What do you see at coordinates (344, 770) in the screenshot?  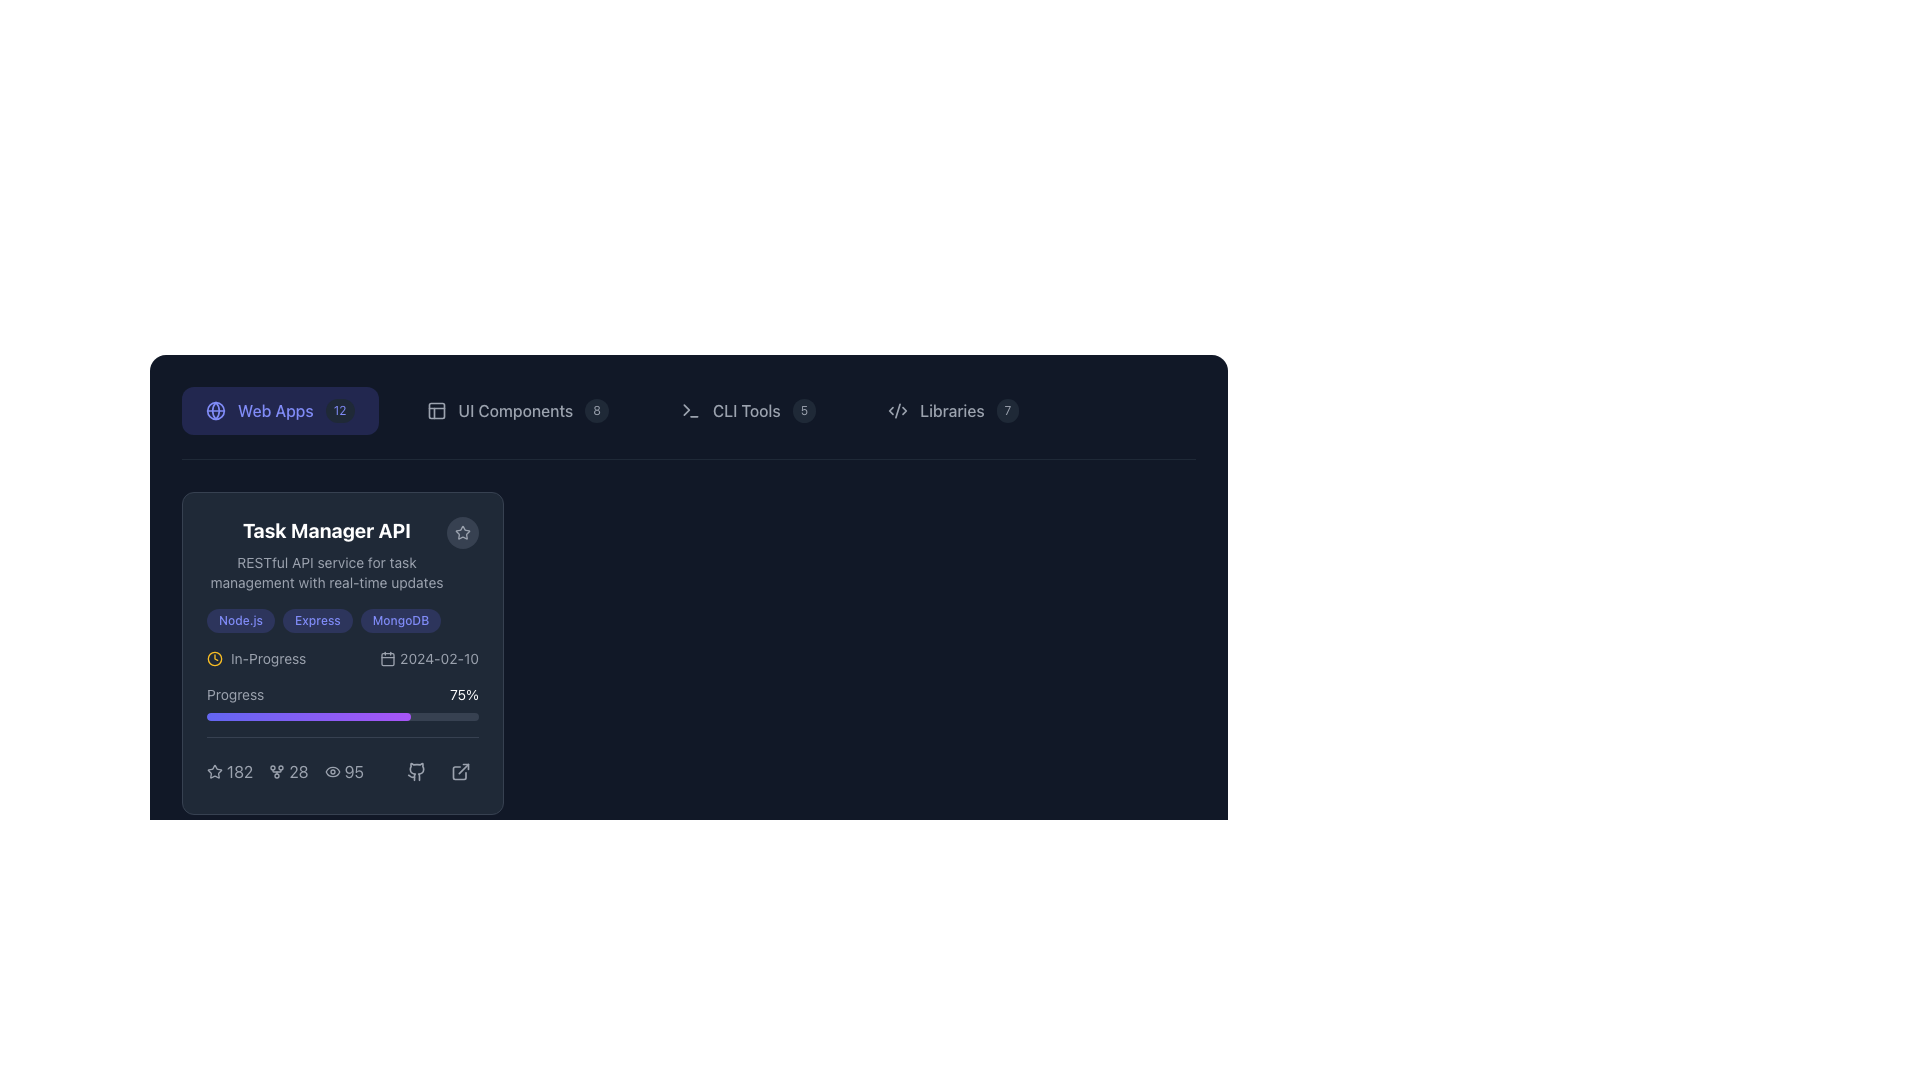 I see `the static text label displaying the numerical value '95', styled in gray font, located in the bottom-right corner of the 'Task Manager API' component` at bounding box center [344, 770].